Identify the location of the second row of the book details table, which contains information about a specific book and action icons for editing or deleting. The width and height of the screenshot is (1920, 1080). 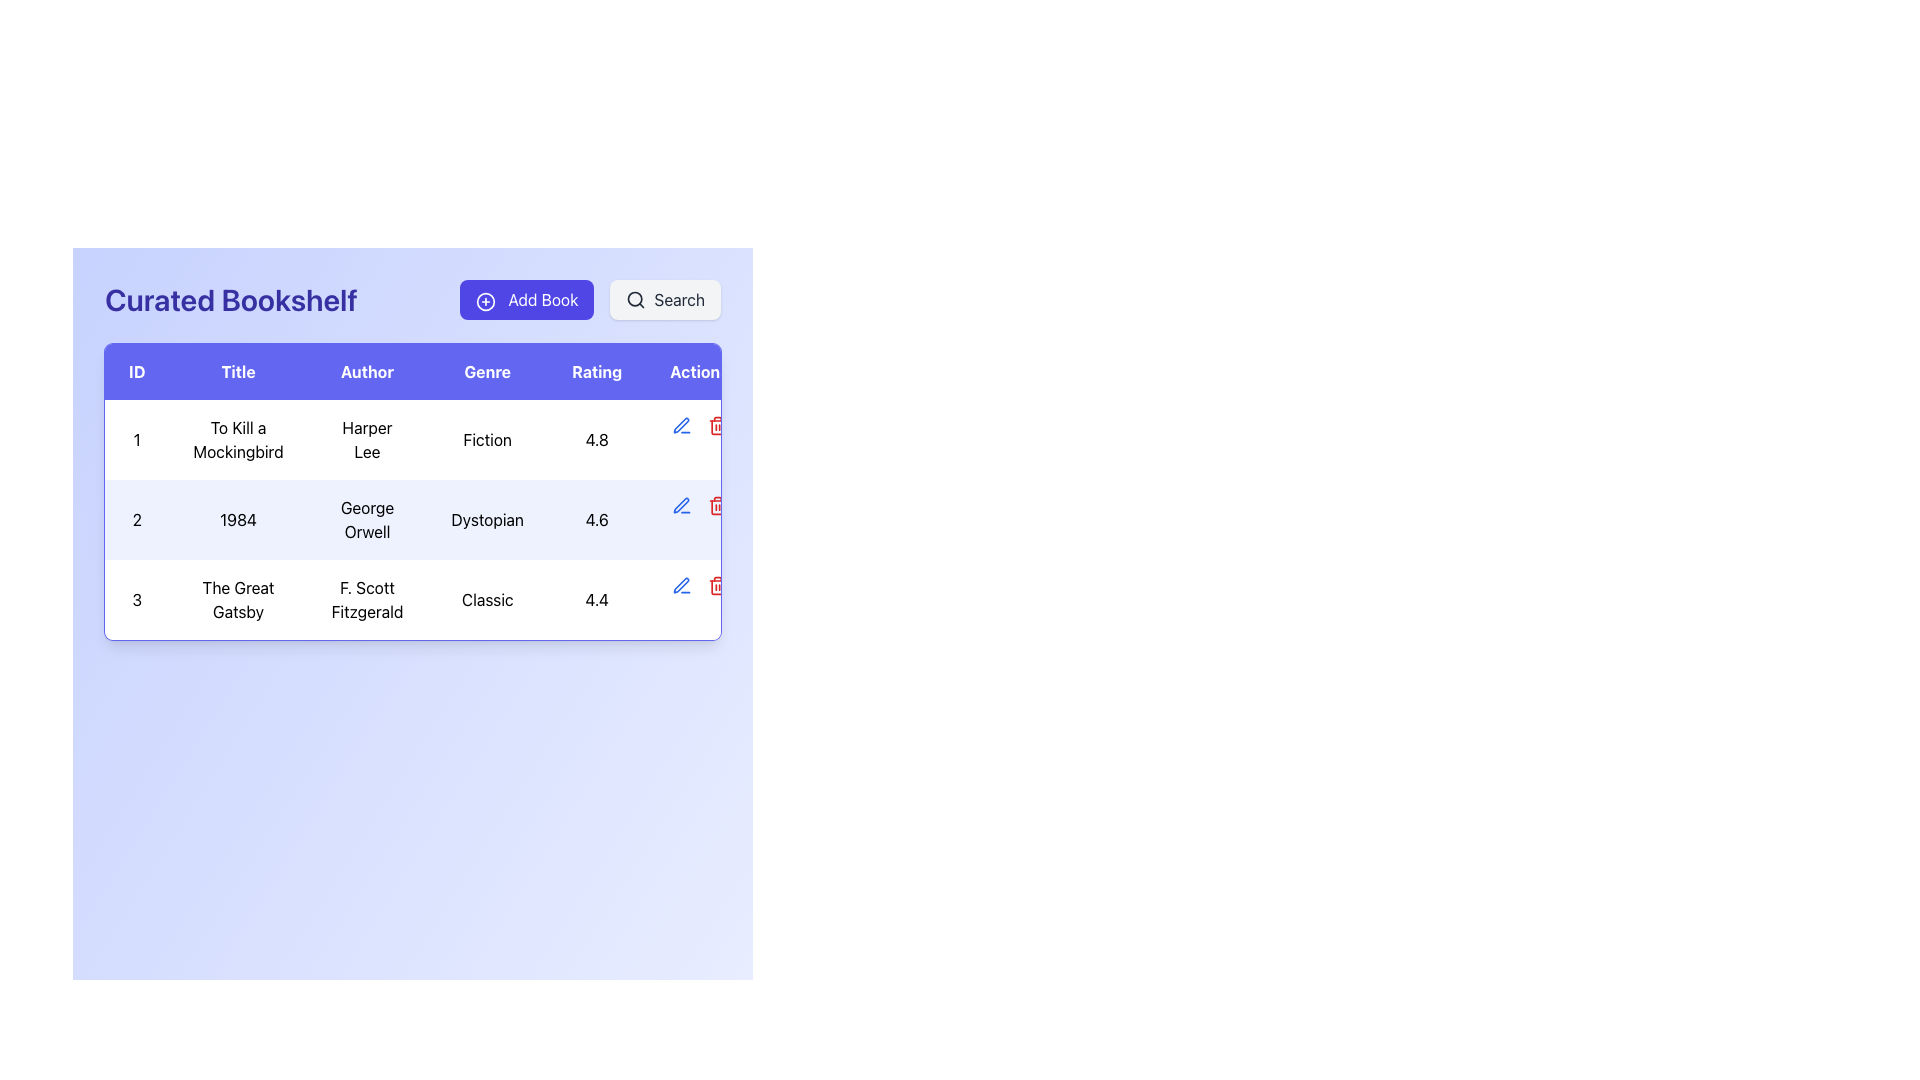
(427, 519).